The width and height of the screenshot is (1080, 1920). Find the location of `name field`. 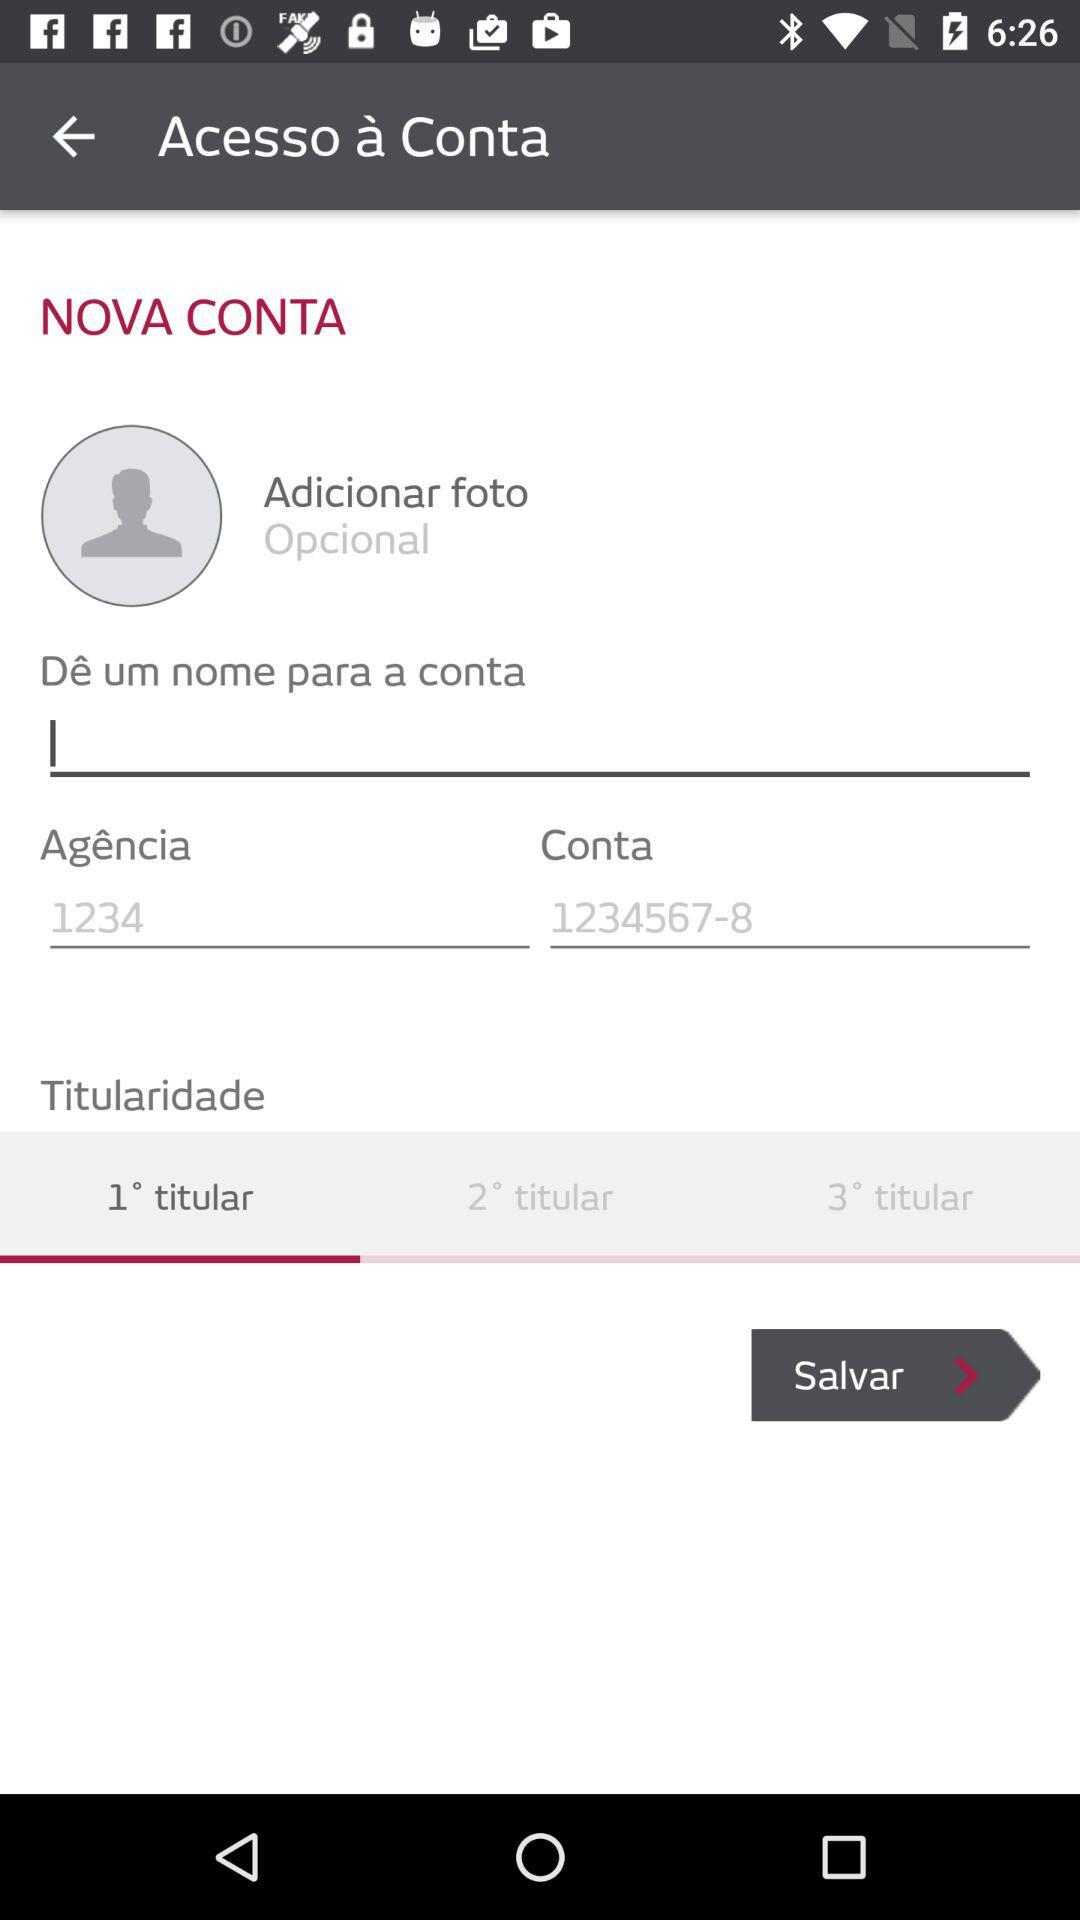

name field is located at coordinates (540, 743).